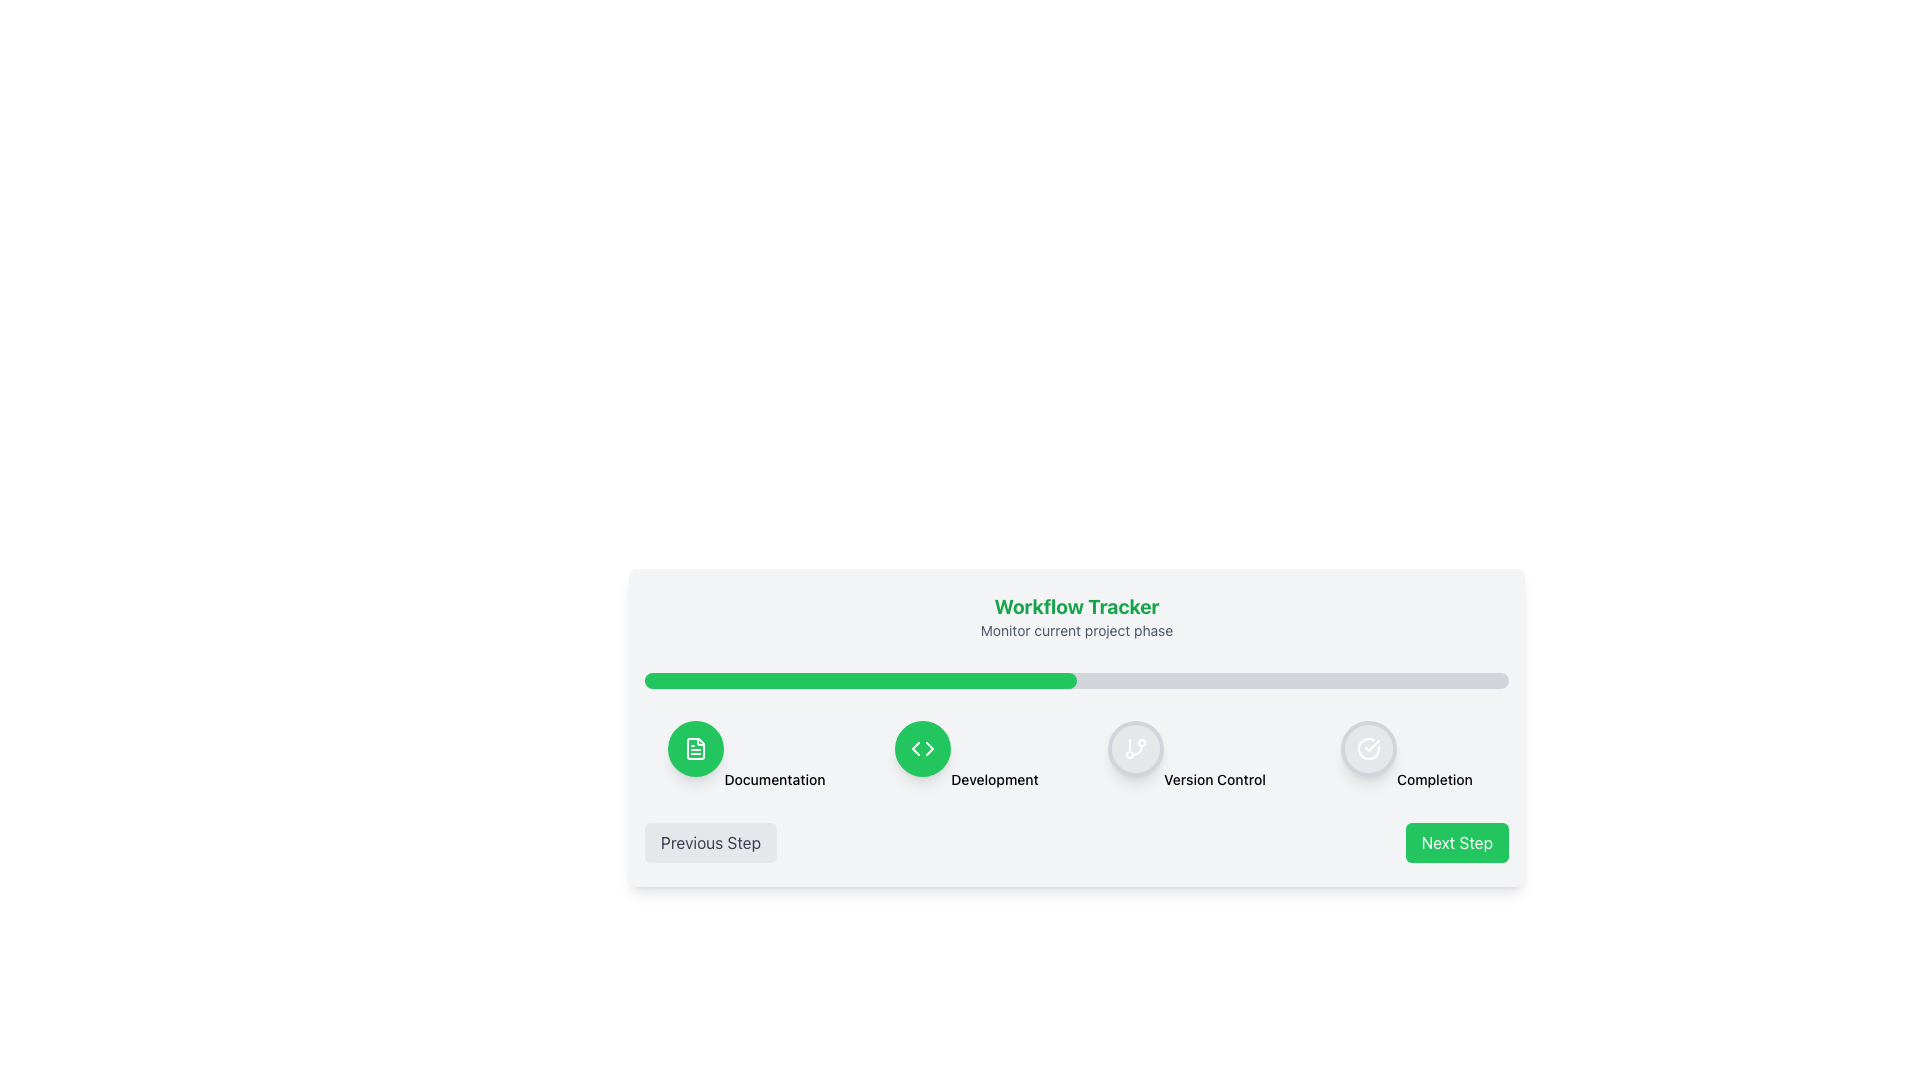 This screenshot has height=1080, width=1920. I want to click on the 'Next Step' button located at the bottom of the Workflow Tracker to proceed with the workflow, so click(1075, 728).